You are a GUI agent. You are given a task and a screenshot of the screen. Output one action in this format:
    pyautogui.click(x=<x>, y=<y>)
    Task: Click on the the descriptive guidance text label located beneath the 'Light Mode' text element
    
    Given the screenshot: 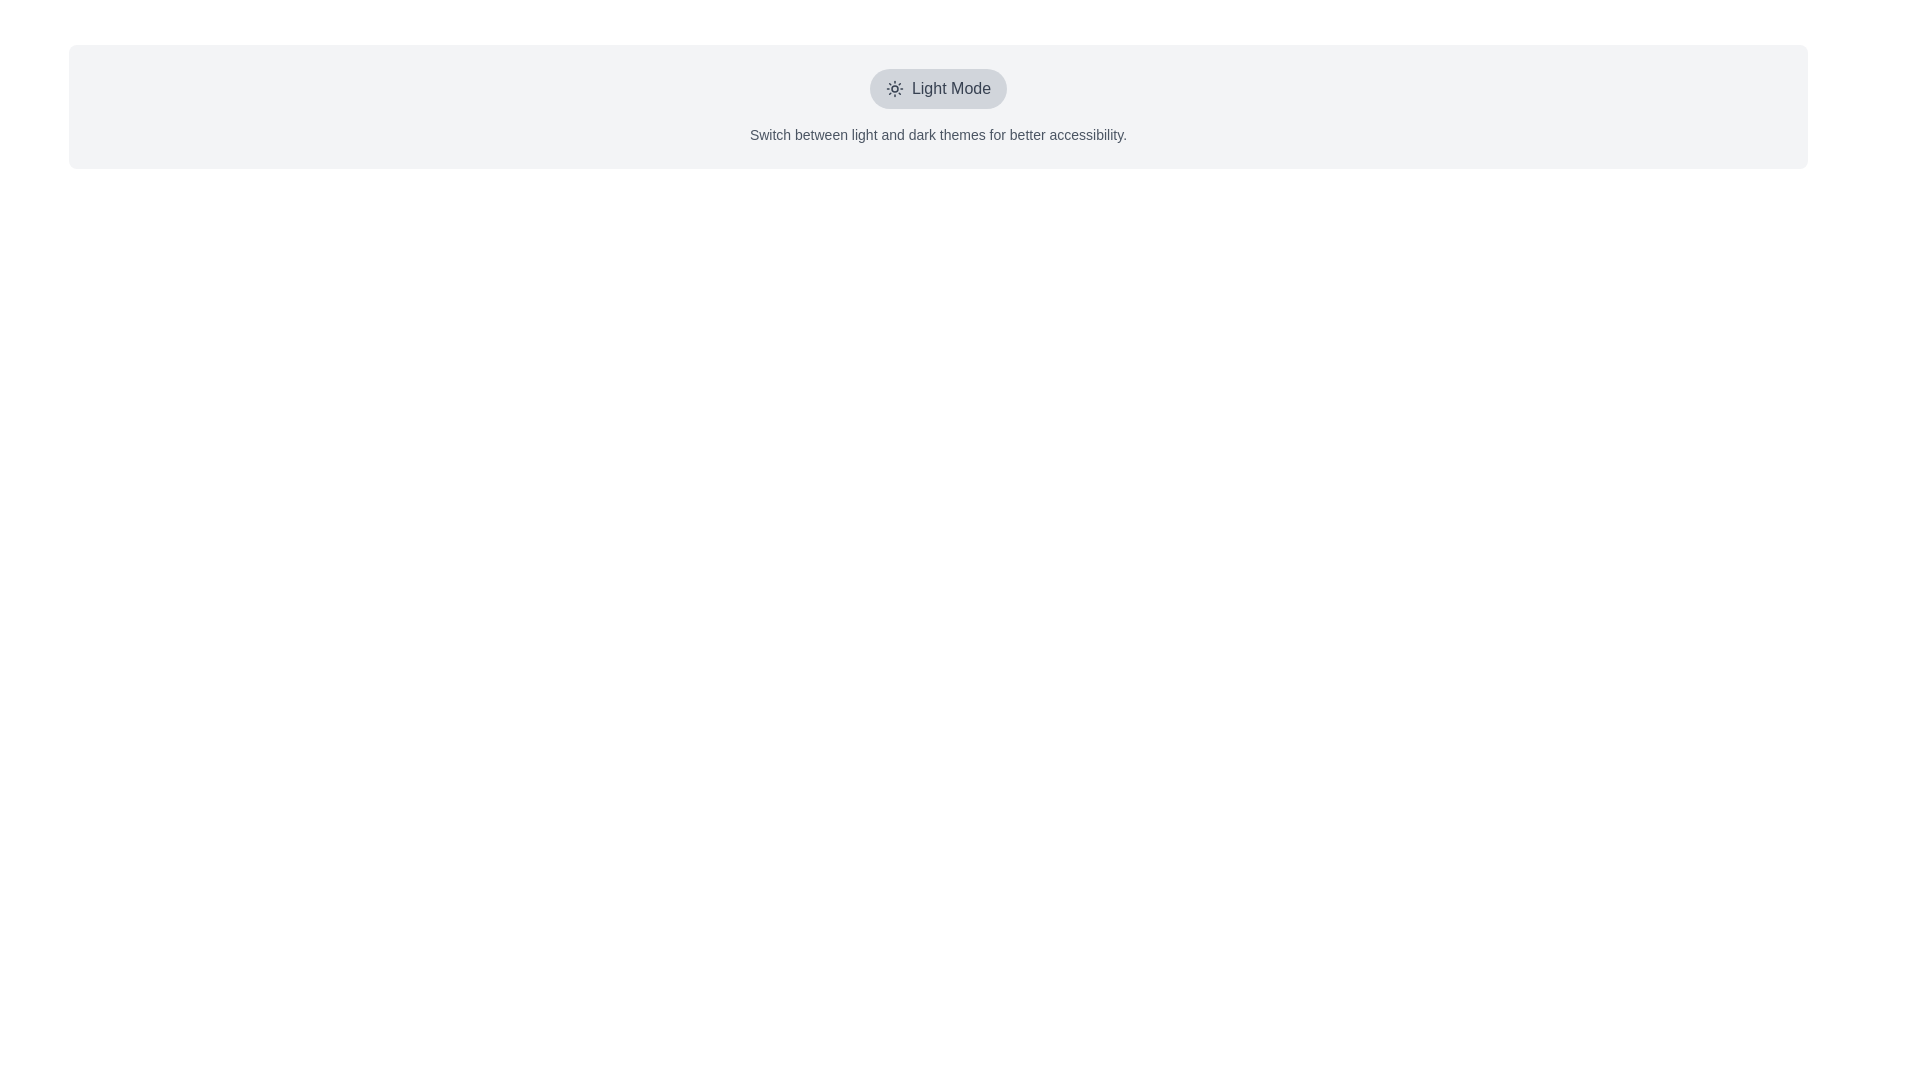 What is the action you would take?
    pyautogui.click(x=937, y=135)
    